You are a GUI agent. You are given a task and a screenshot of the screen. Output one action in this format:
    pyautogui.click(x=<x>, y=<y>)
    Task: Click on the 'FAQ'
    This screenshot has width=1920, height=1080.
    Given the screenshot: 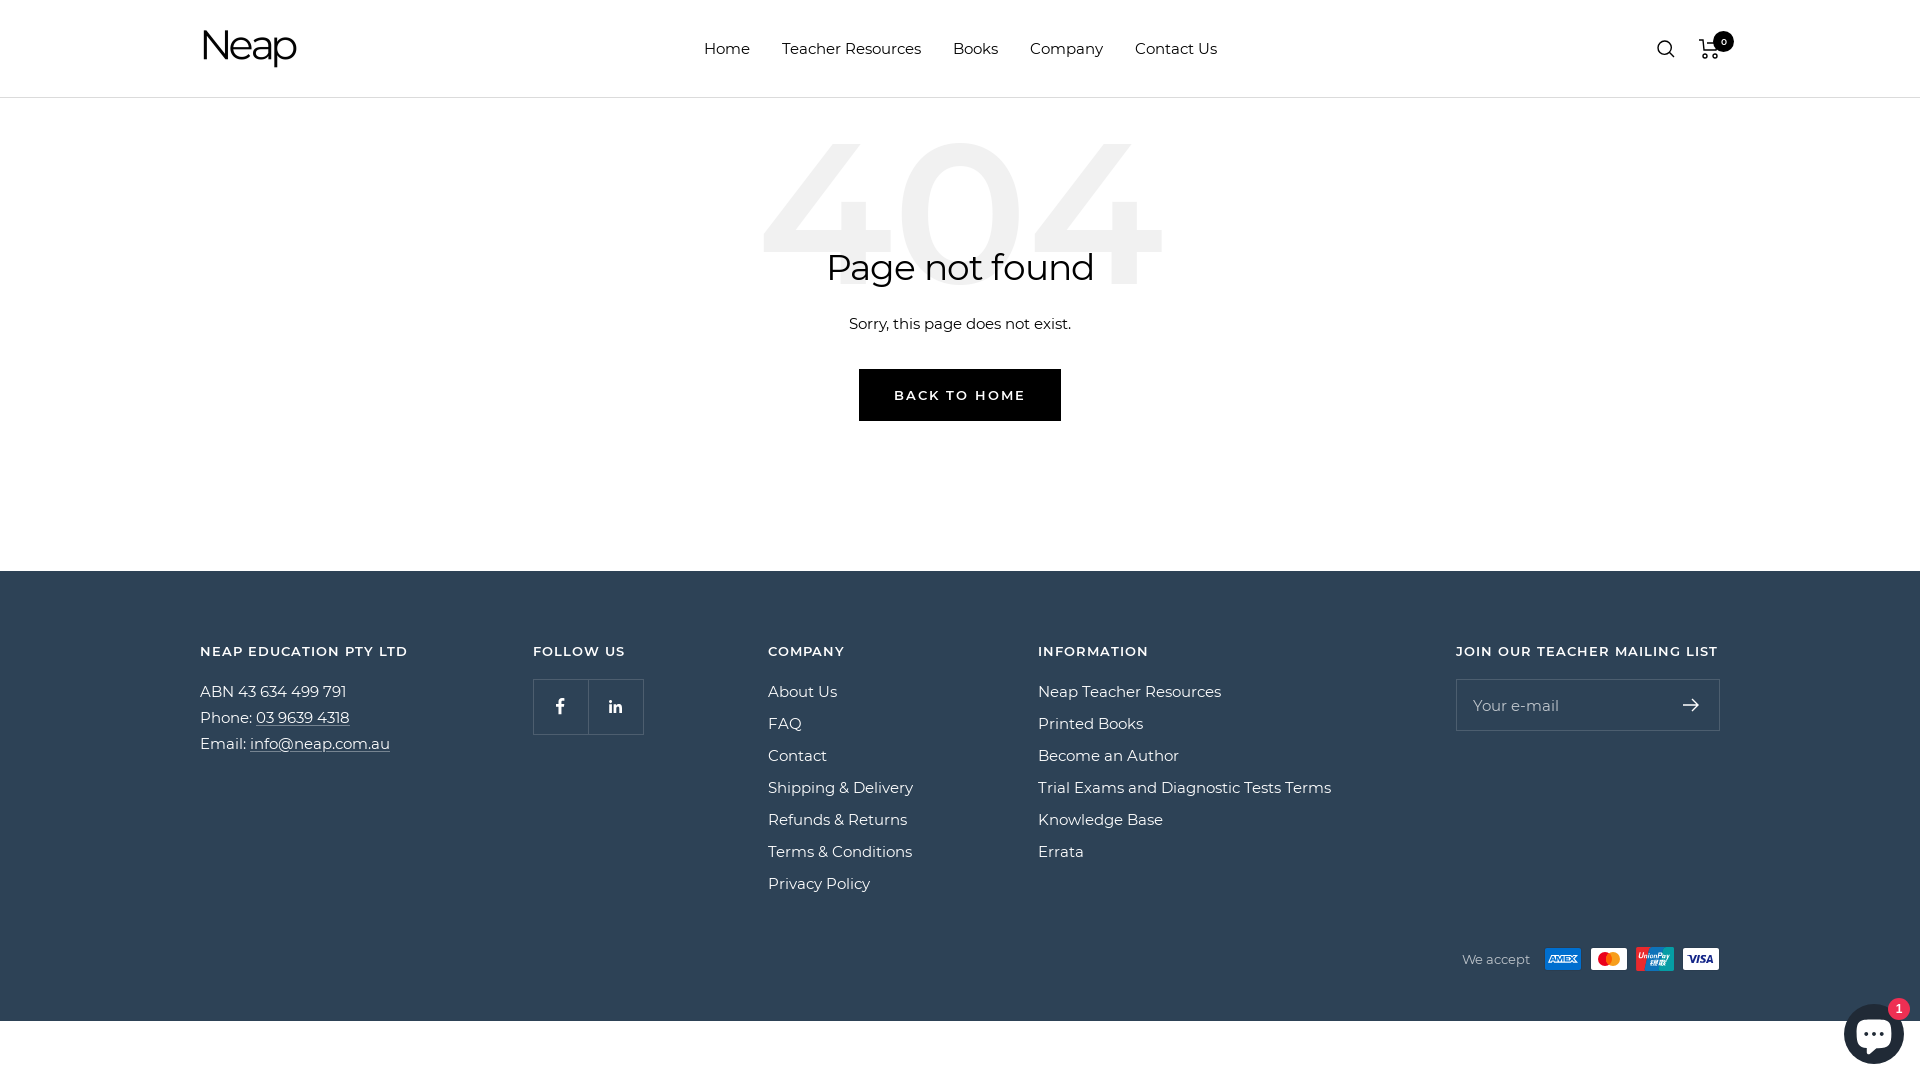 What is the action you would take?
    pyautogui.click(x=784, y=724)
    